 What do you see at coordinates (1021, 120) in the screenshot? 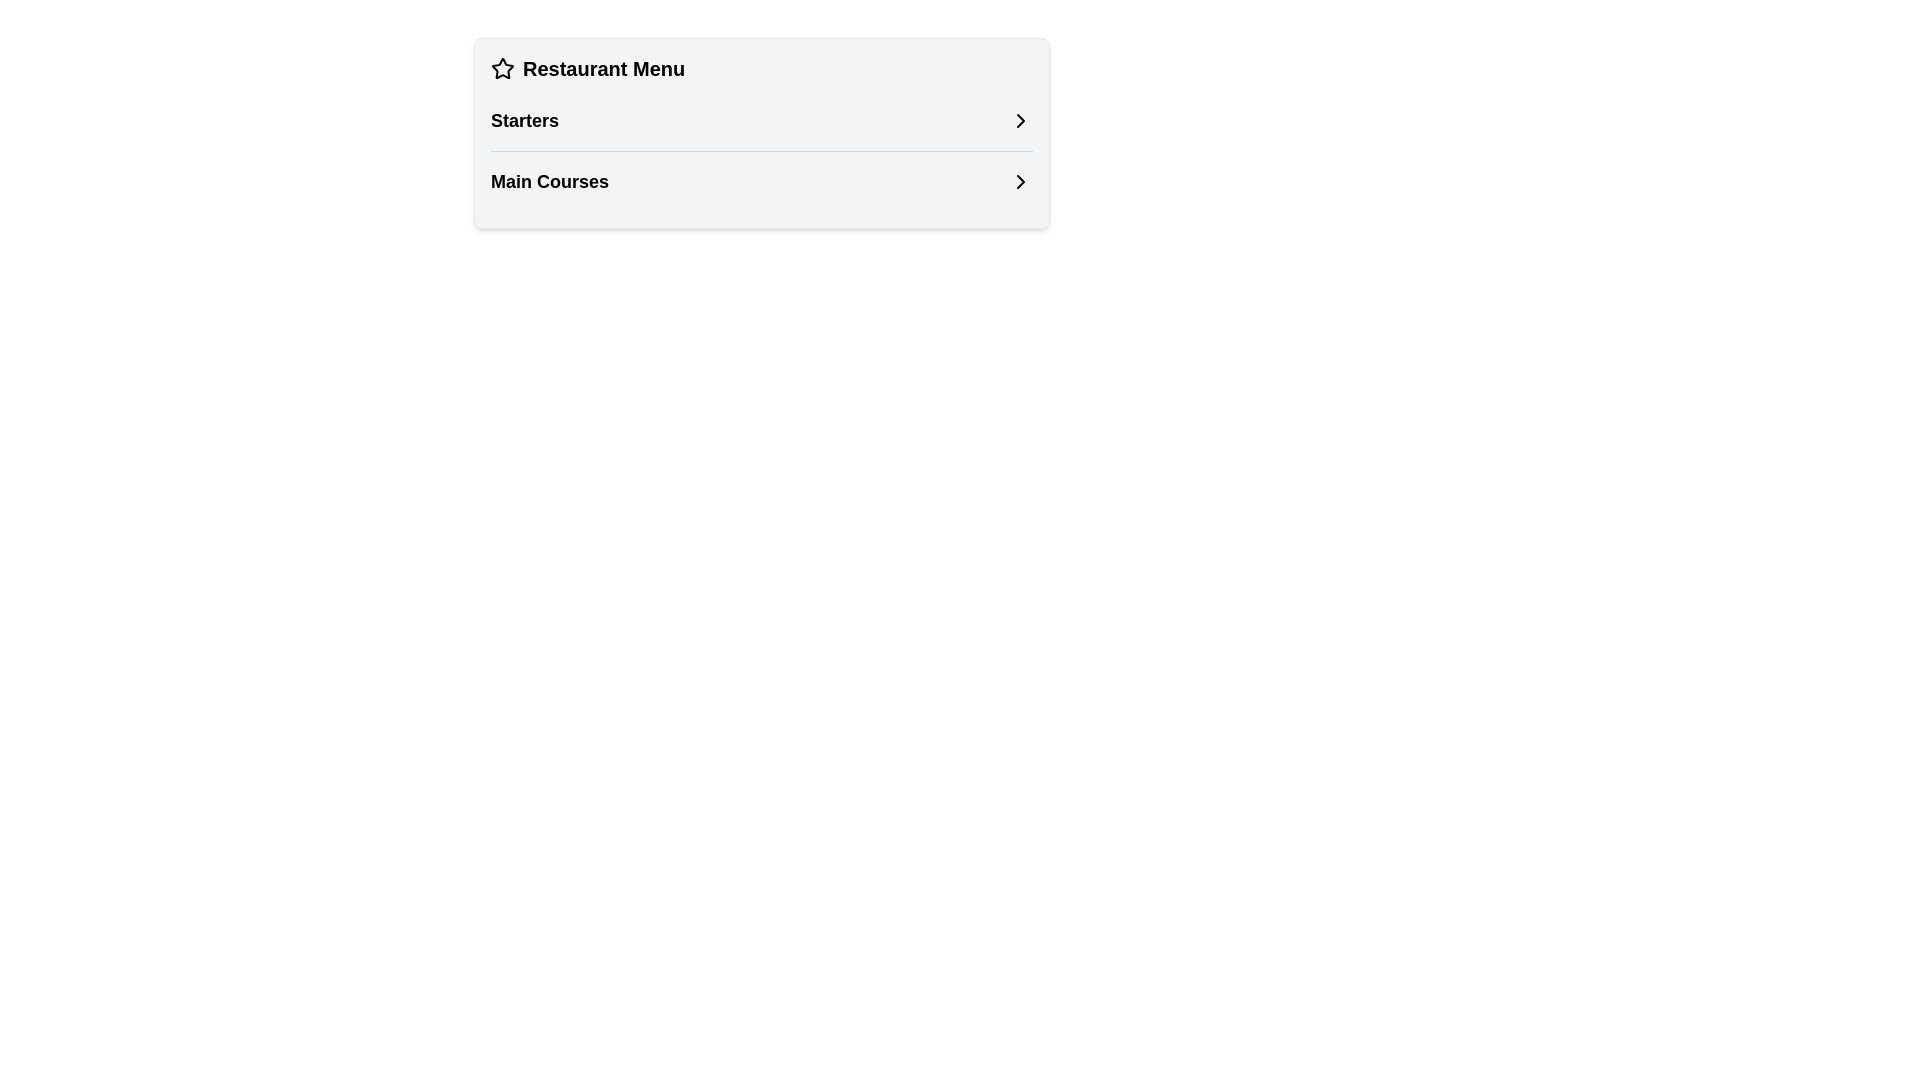
I see `the rightward arrow icon button` at bounding box center [1021, 120].